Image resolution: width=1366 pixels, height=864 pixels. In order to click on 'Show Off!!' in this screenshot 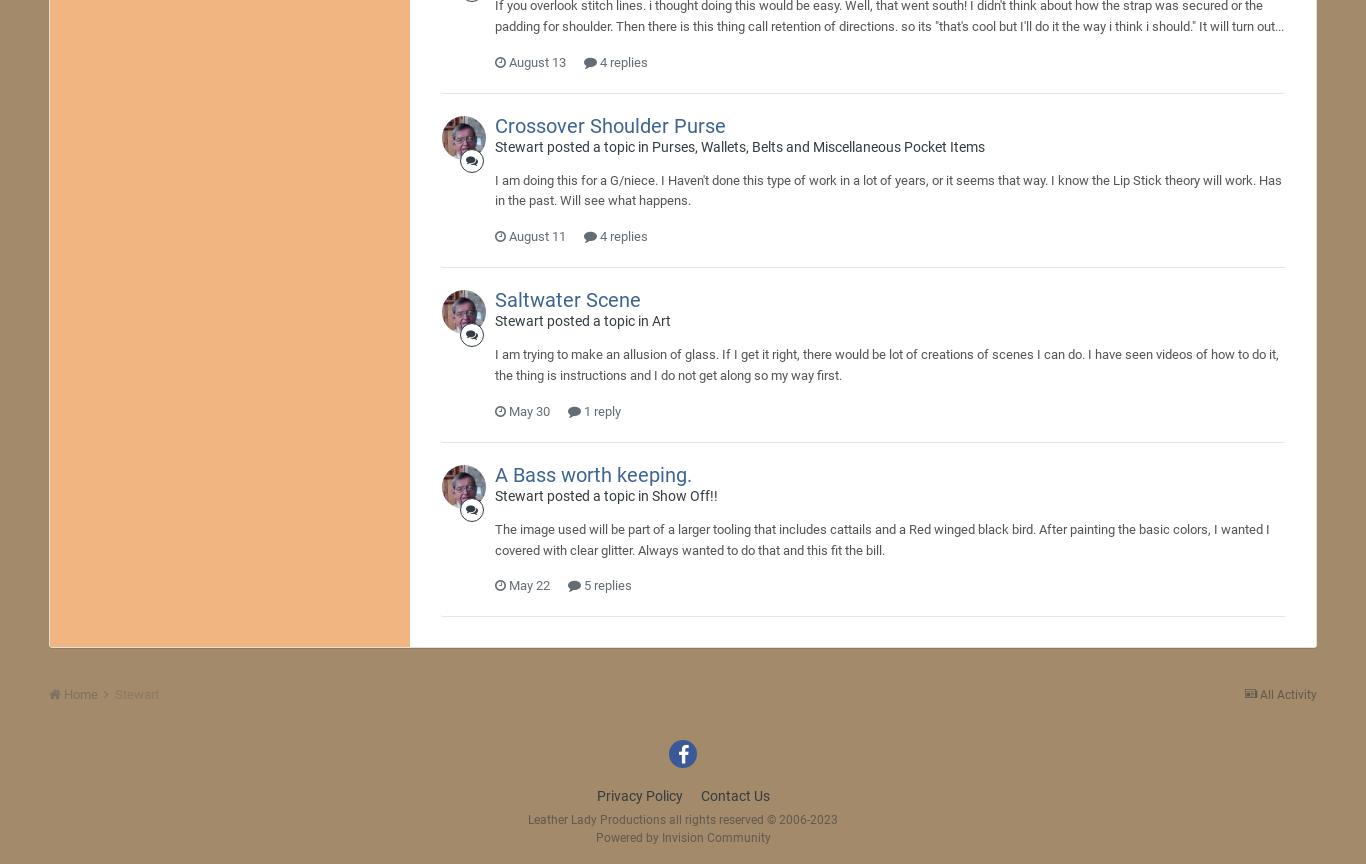, I will do `click(685, 494)`.